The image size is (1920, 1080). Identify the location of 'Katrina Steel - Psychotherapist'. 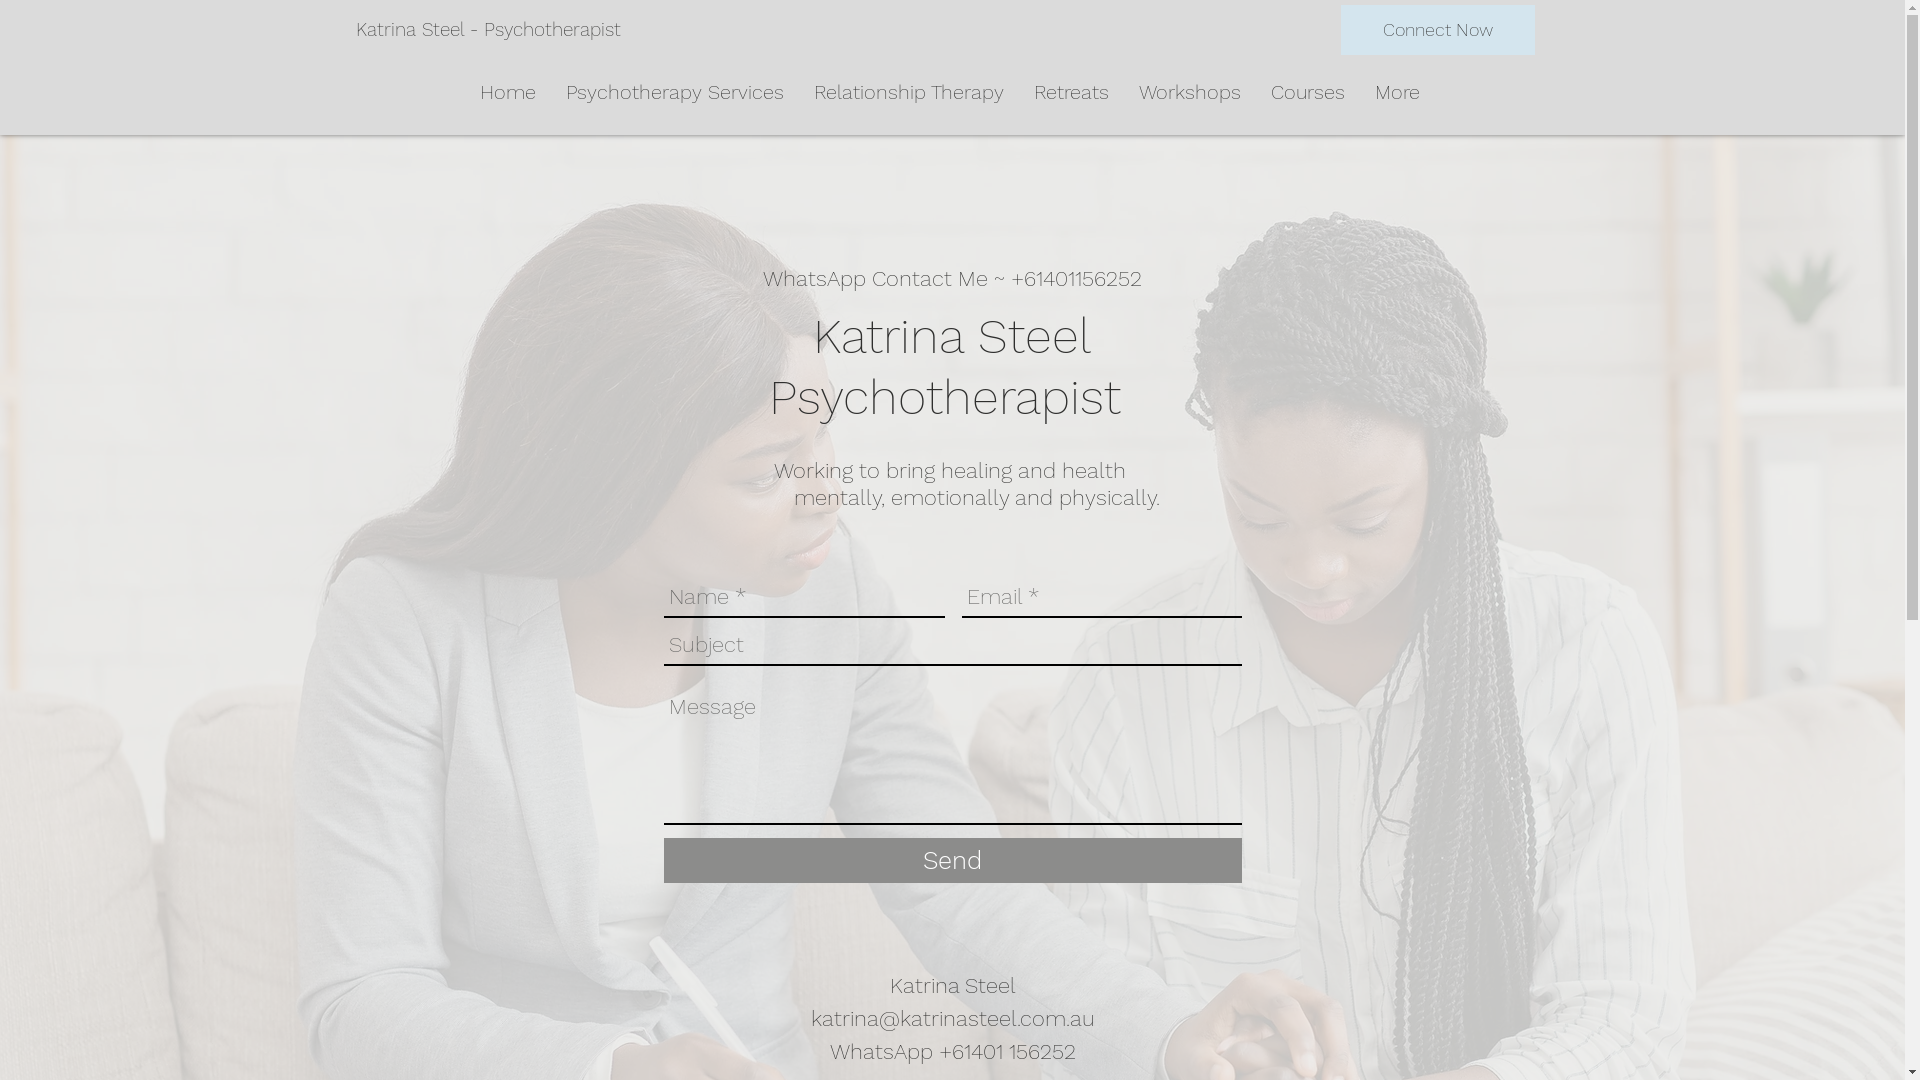
(355, 30).